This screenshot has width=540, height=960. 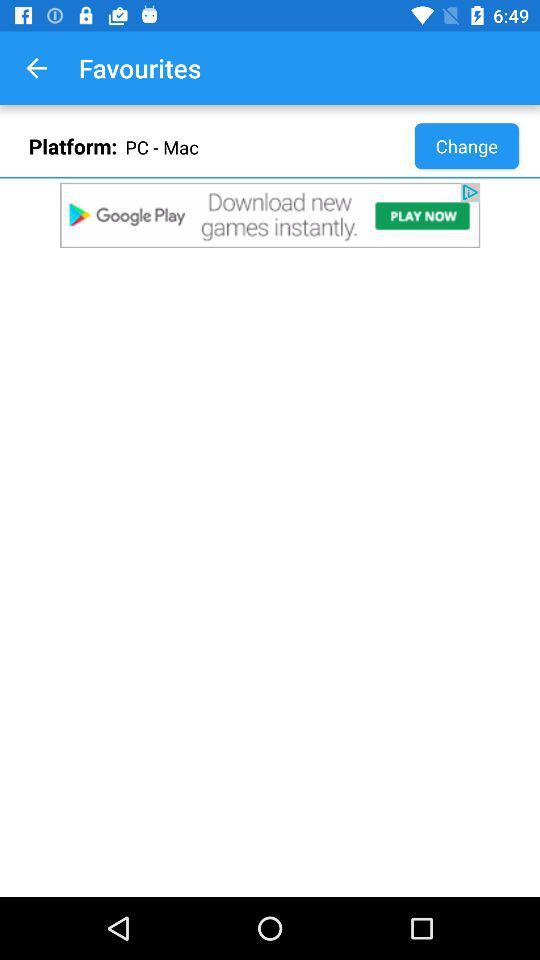 What do you see at coordinates (270, 215) in the screenshot?
I see `search page` at bounding box center [270, 215].